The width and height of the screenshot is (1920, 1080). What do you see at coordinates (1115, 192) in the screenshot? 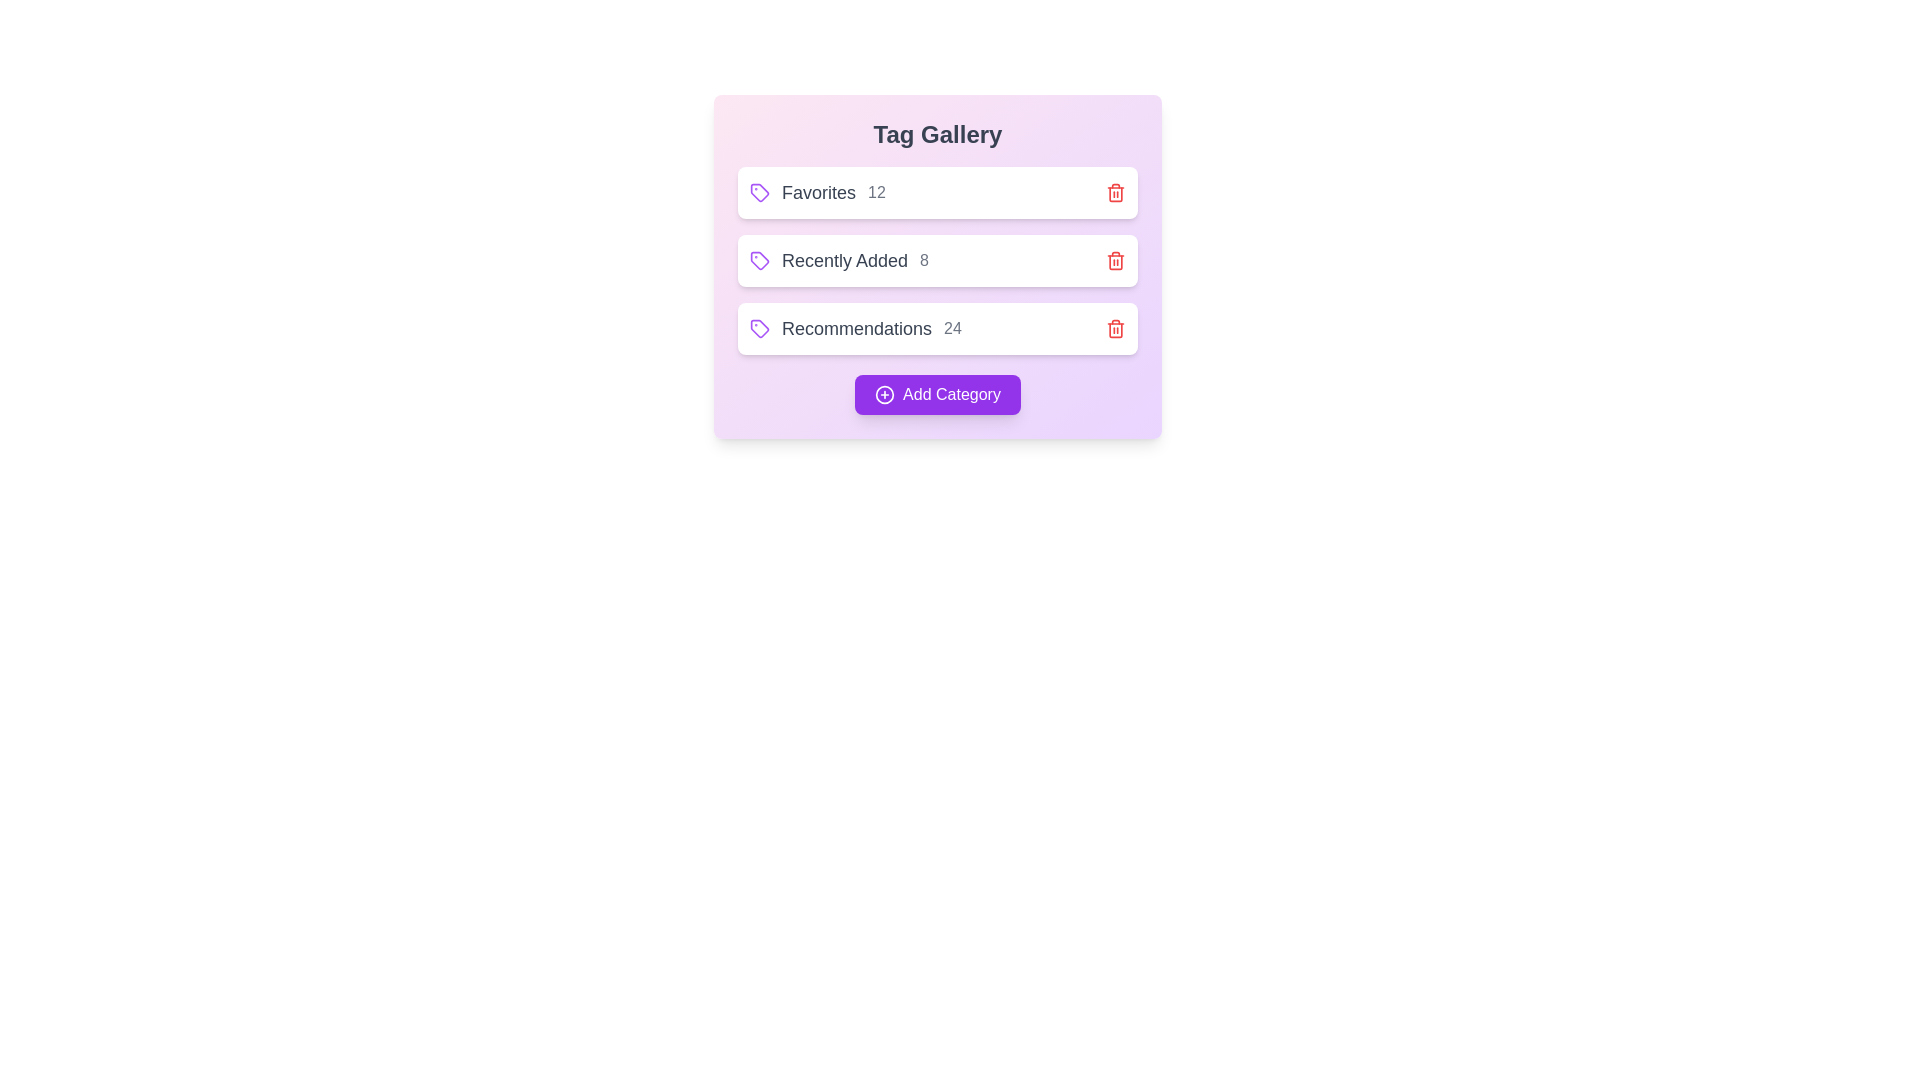
I see `the trash icon next to the tag labeled Favorites to remove it` at bounding box center [1115, 192].